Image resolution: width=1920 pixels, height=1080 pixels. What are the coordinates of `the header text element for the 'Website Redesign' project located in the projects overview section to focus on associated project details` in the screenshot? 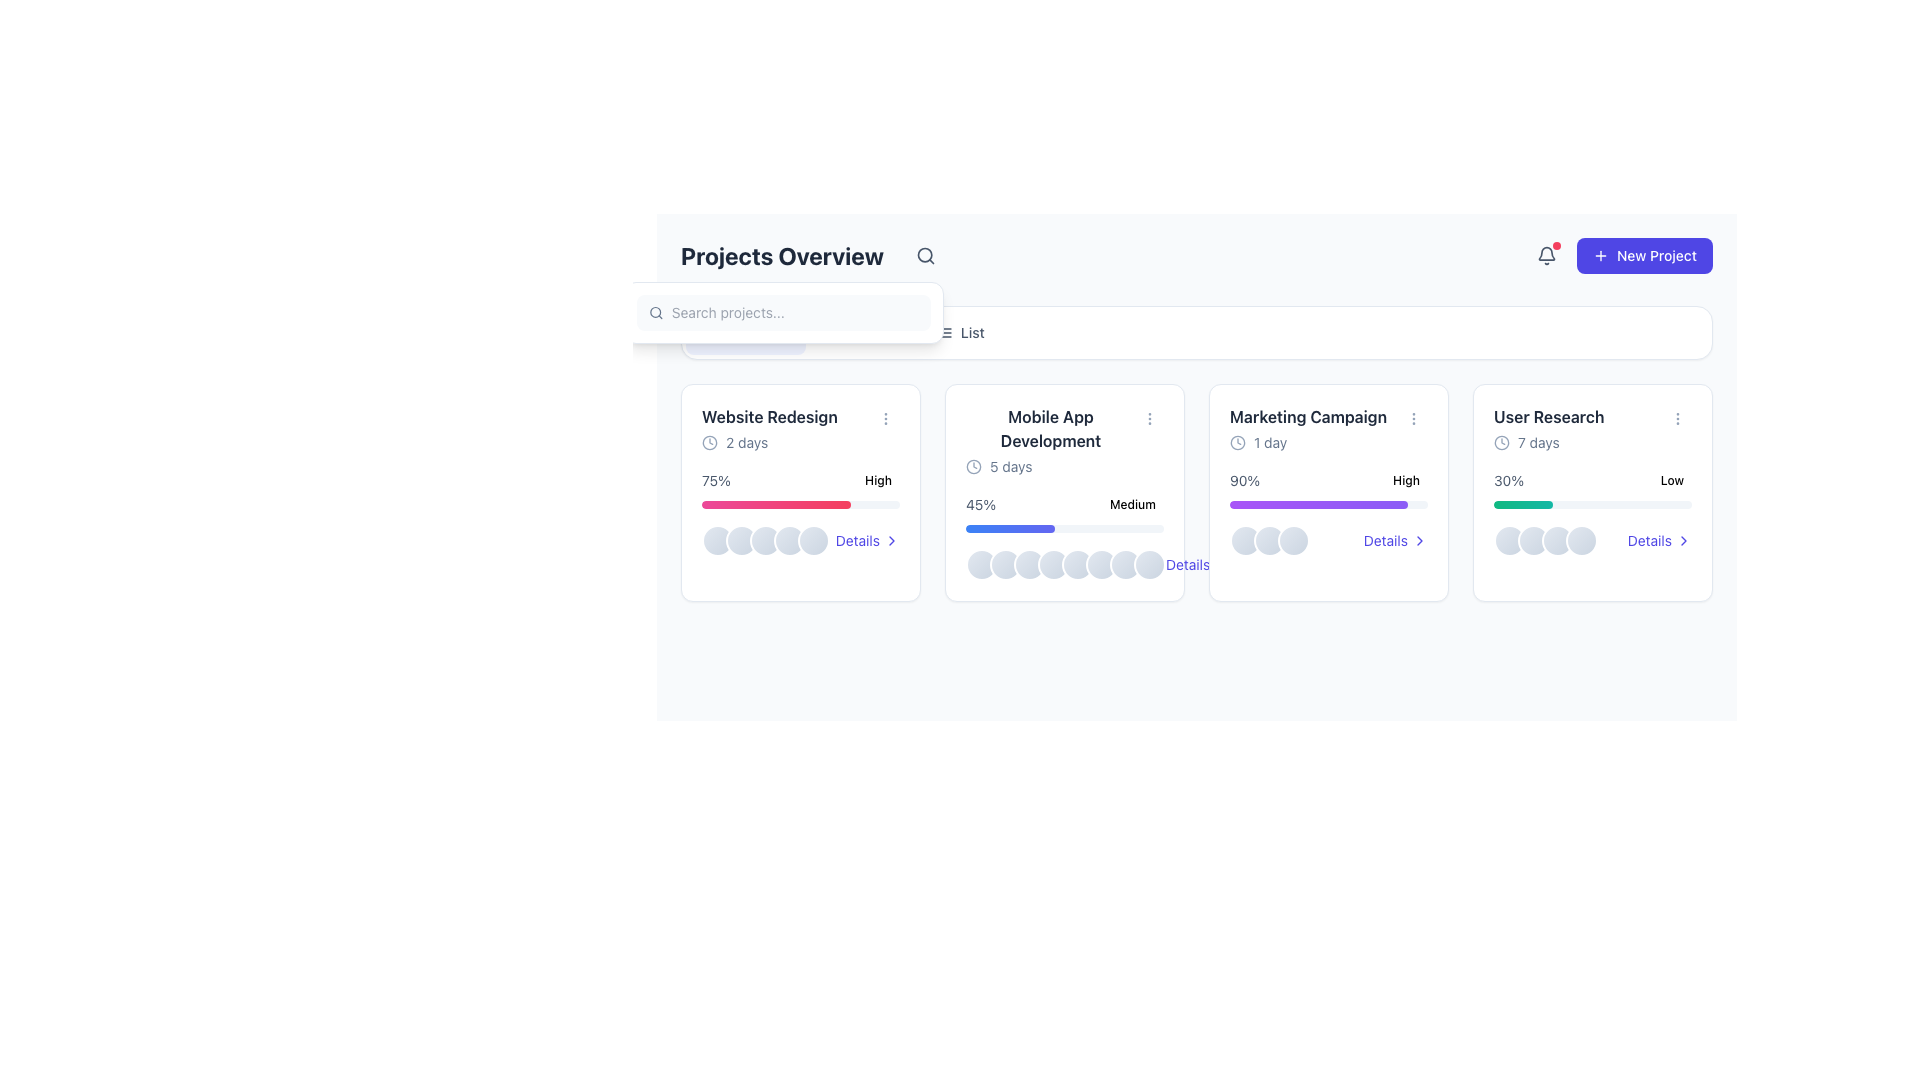 It's located at (801, 427).